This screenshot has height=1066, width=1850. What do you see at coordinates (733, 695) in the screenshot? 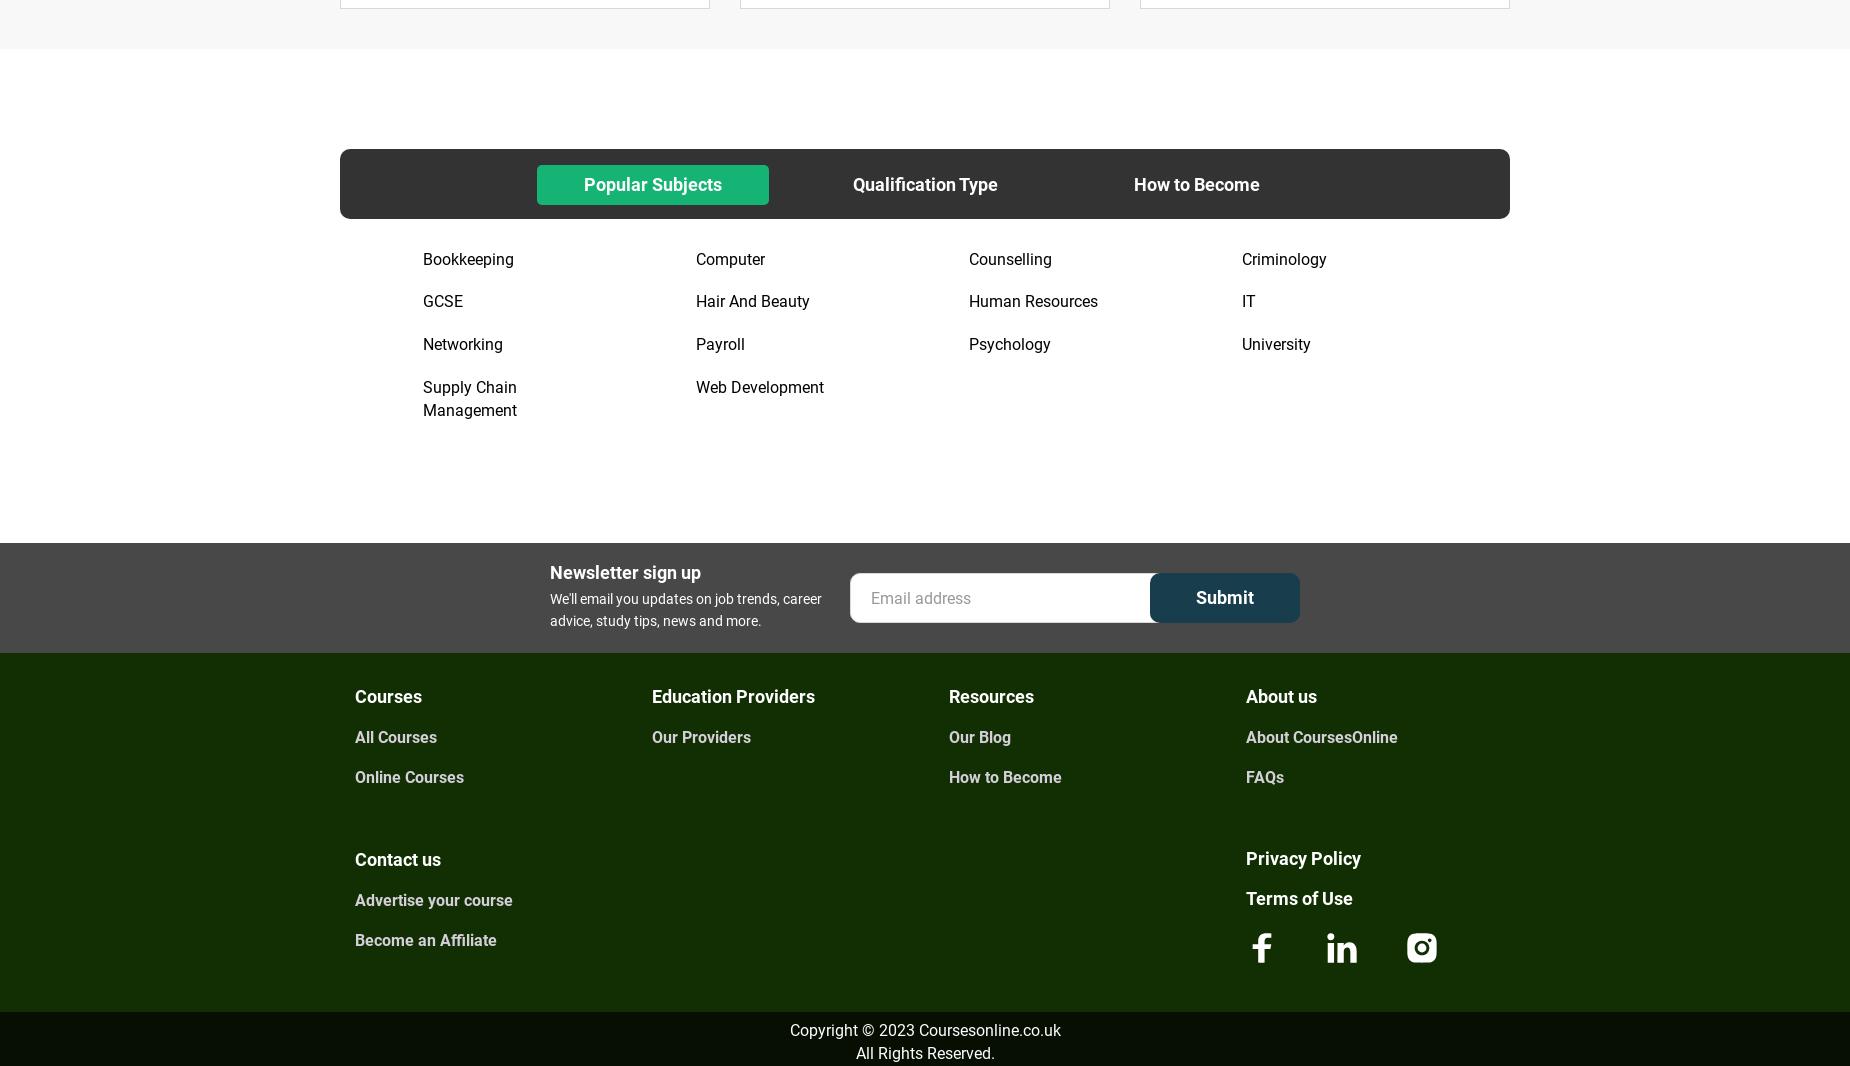
I see `'Education Providers'` at bounding box center [733, 695].